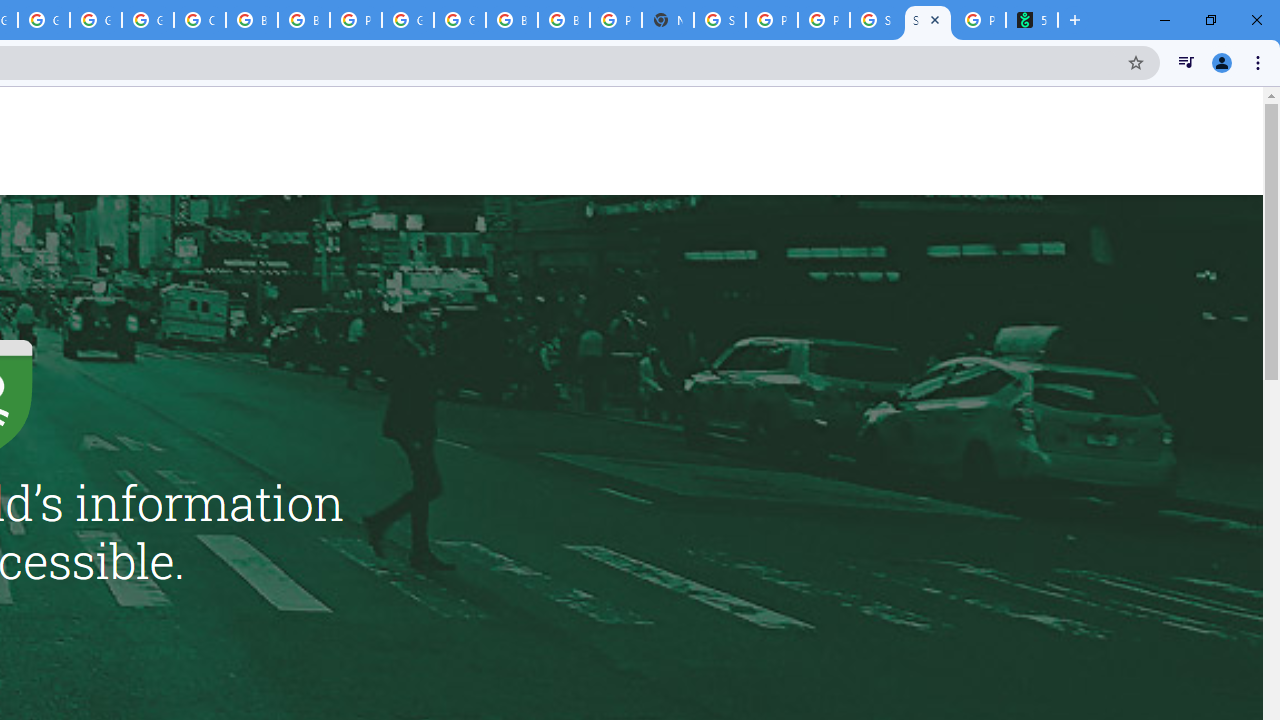 The image size is (1280, 720). I want to click on 'New Tab', so click(668, 20).